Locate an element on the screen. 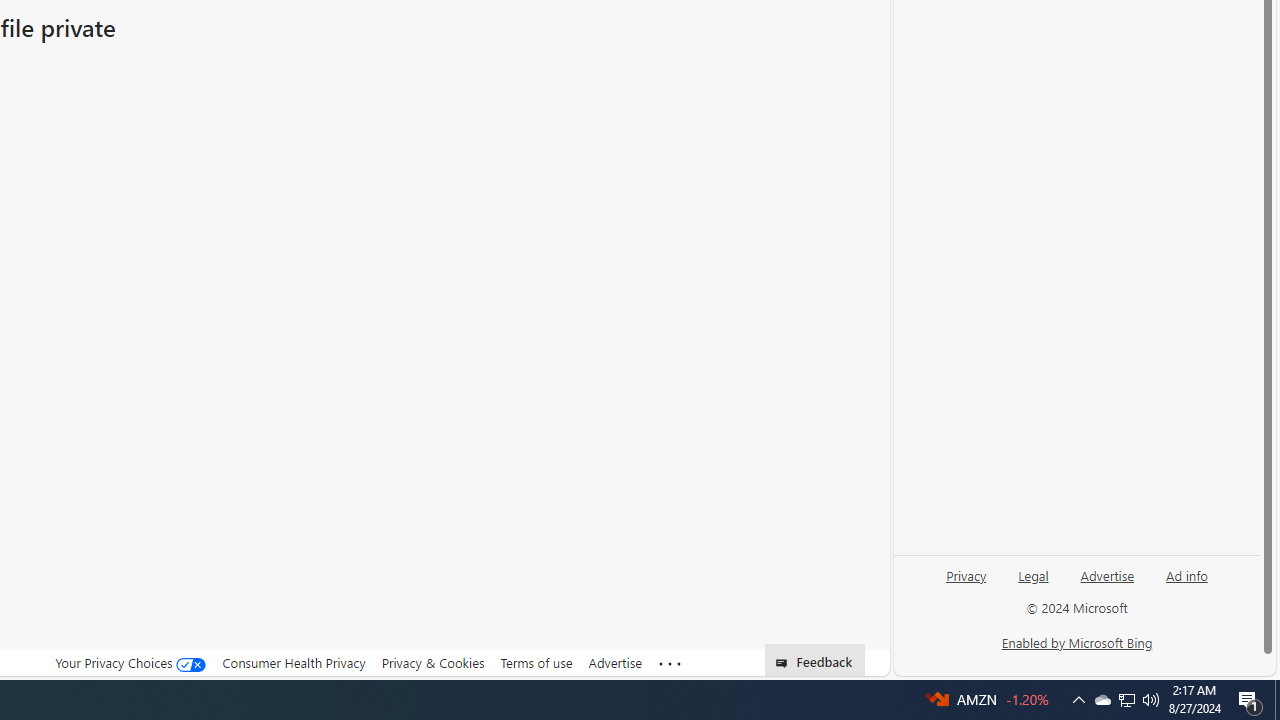 Image resolution: width=1280 pixels, height=720 pixels. 'Class: feedback_link_icon-DS-EntryPoint1-1' is located at coordinates (784, 663).